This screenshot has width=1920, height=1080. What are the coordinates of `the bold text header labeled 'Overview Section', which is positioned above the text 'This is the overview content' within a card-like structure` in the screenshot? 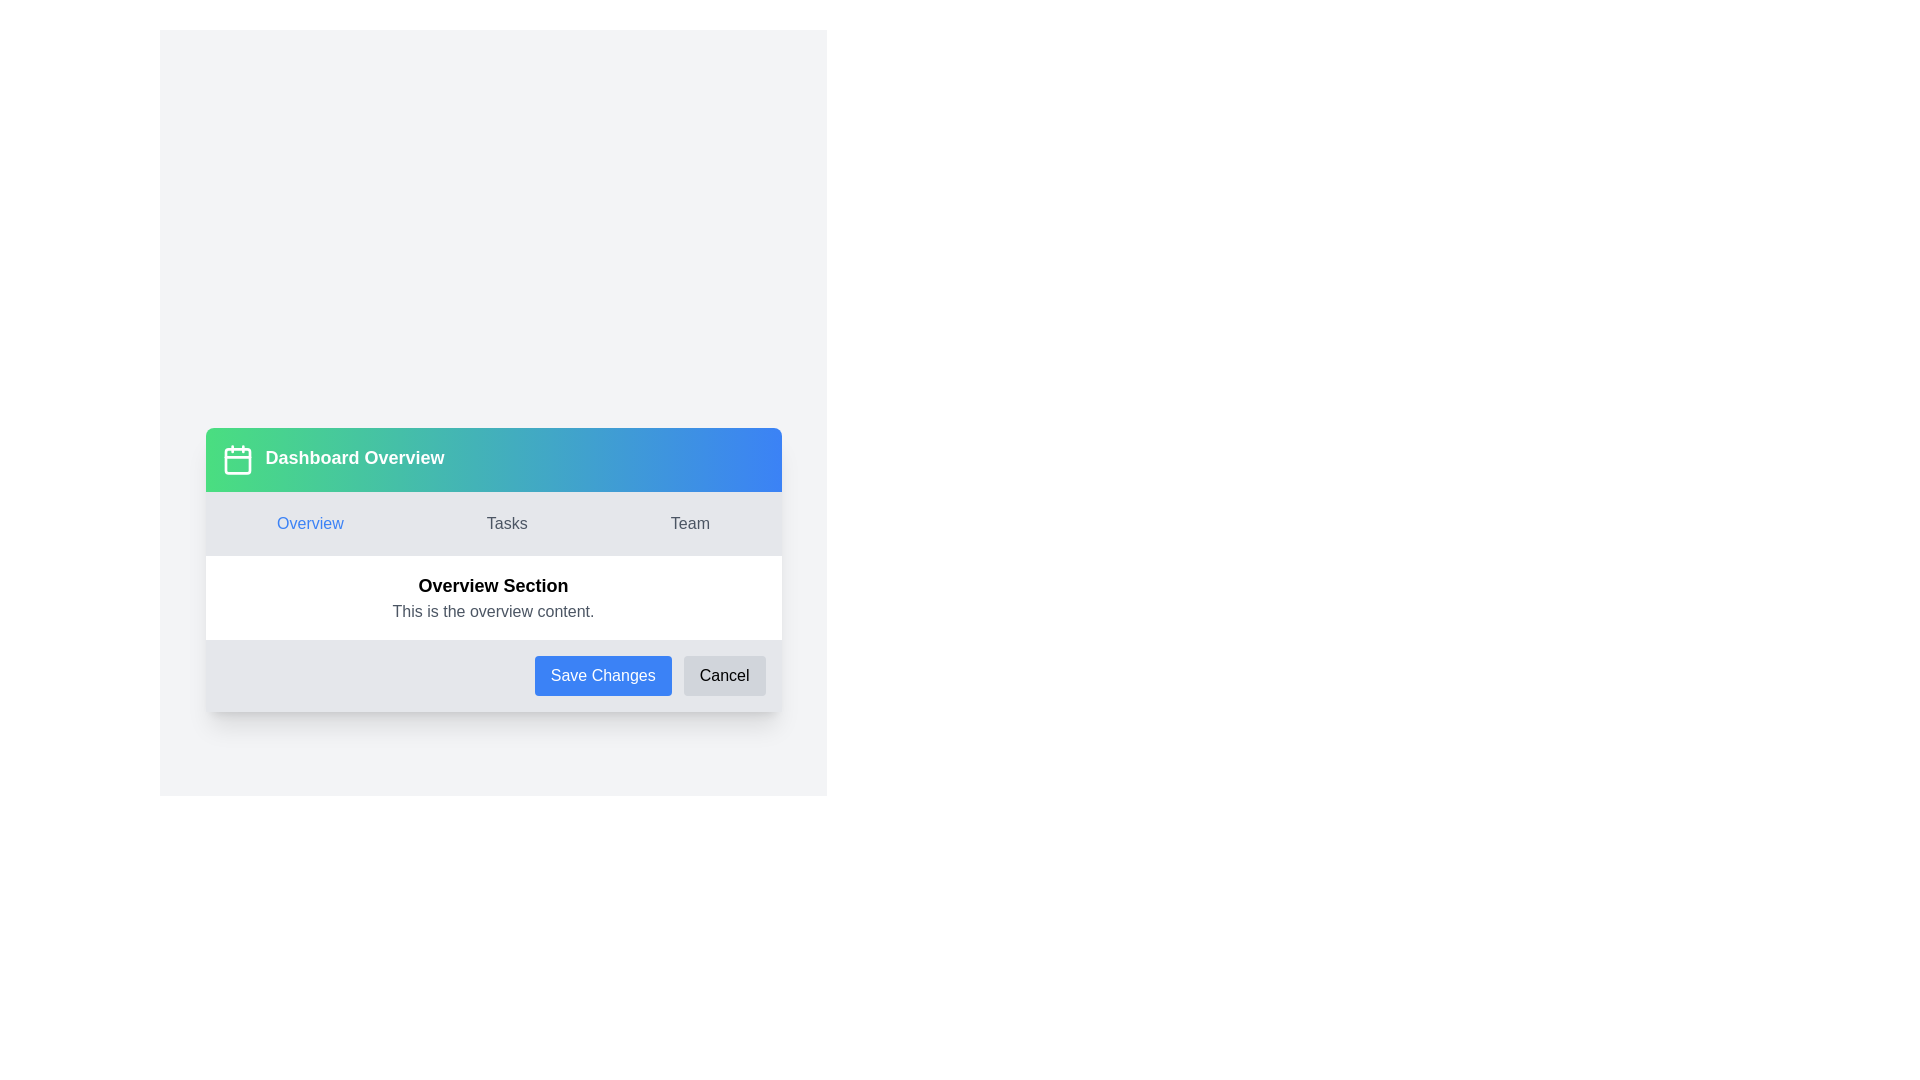 It's located at (493, 585).